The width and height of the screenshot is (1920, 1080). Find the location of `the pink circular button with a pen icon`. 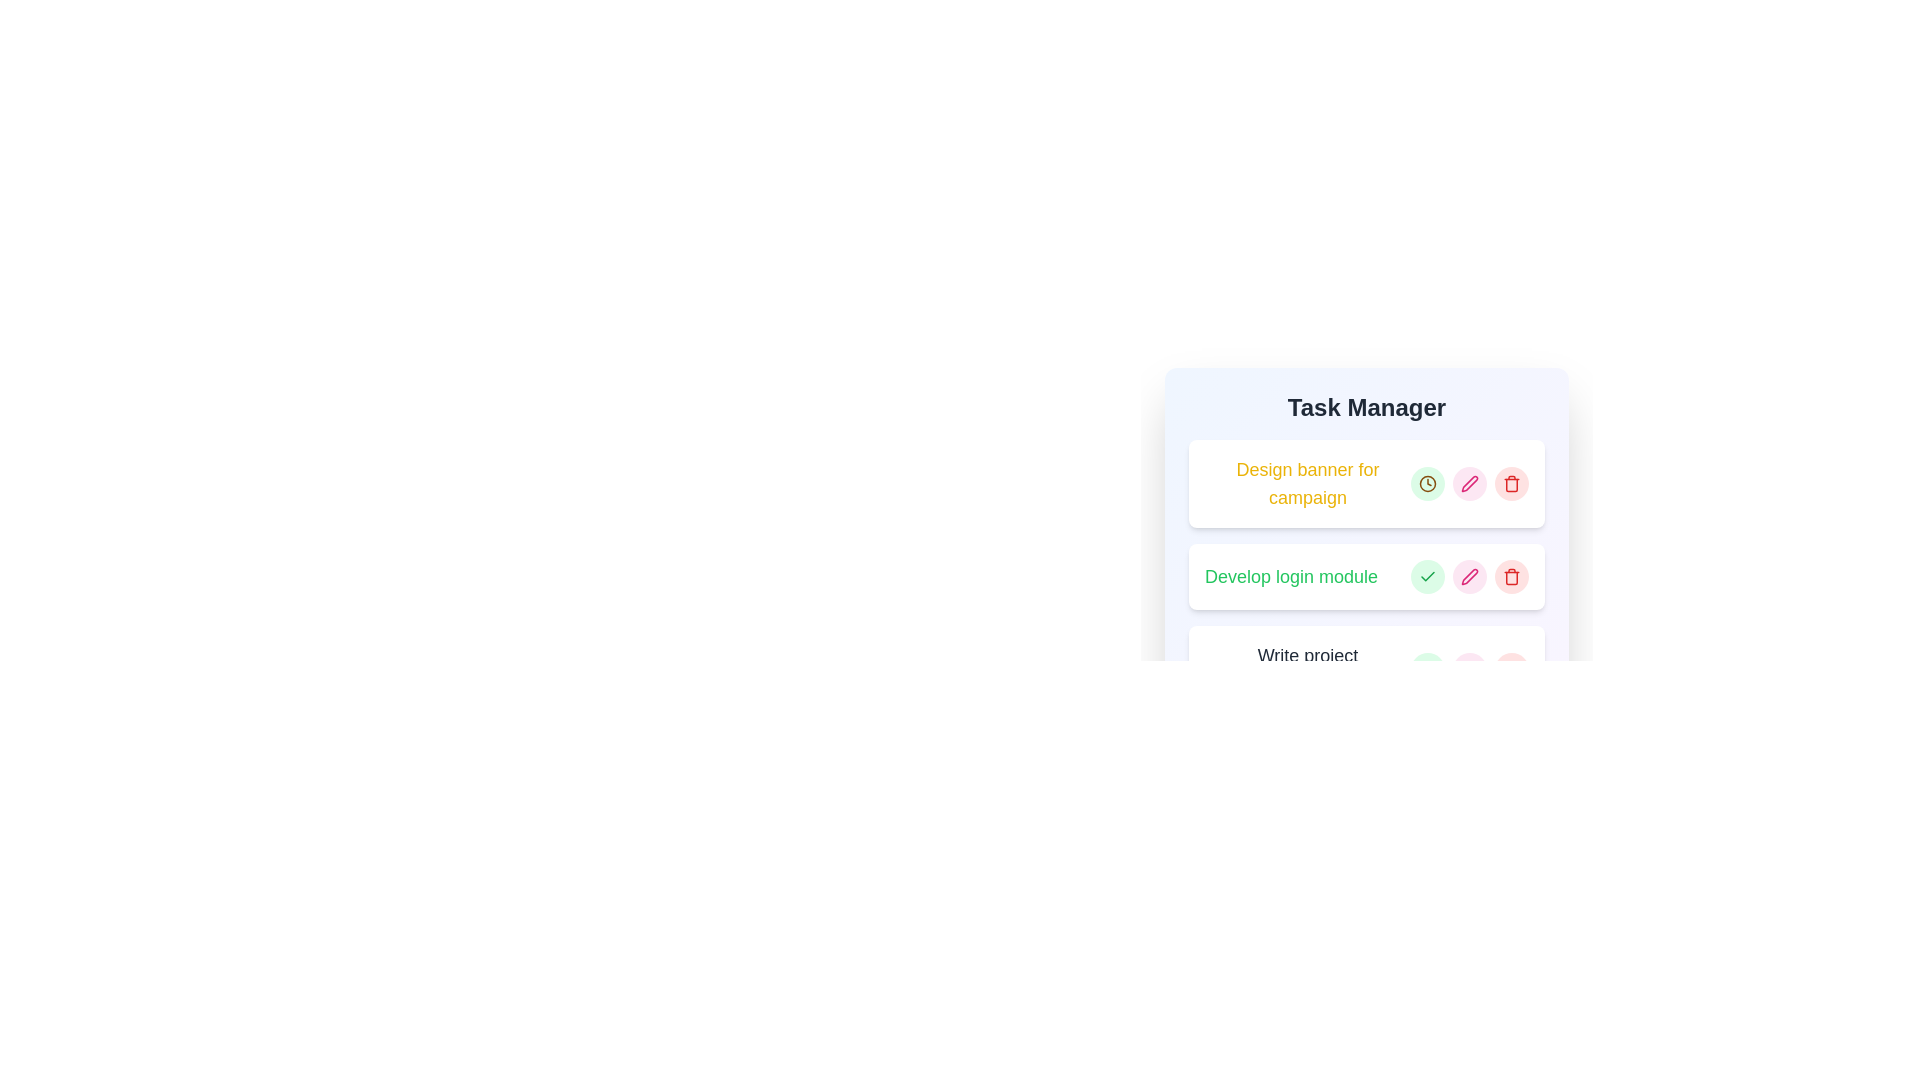

the pink circular button with a pen icon is located at coordinates (1469, 577).